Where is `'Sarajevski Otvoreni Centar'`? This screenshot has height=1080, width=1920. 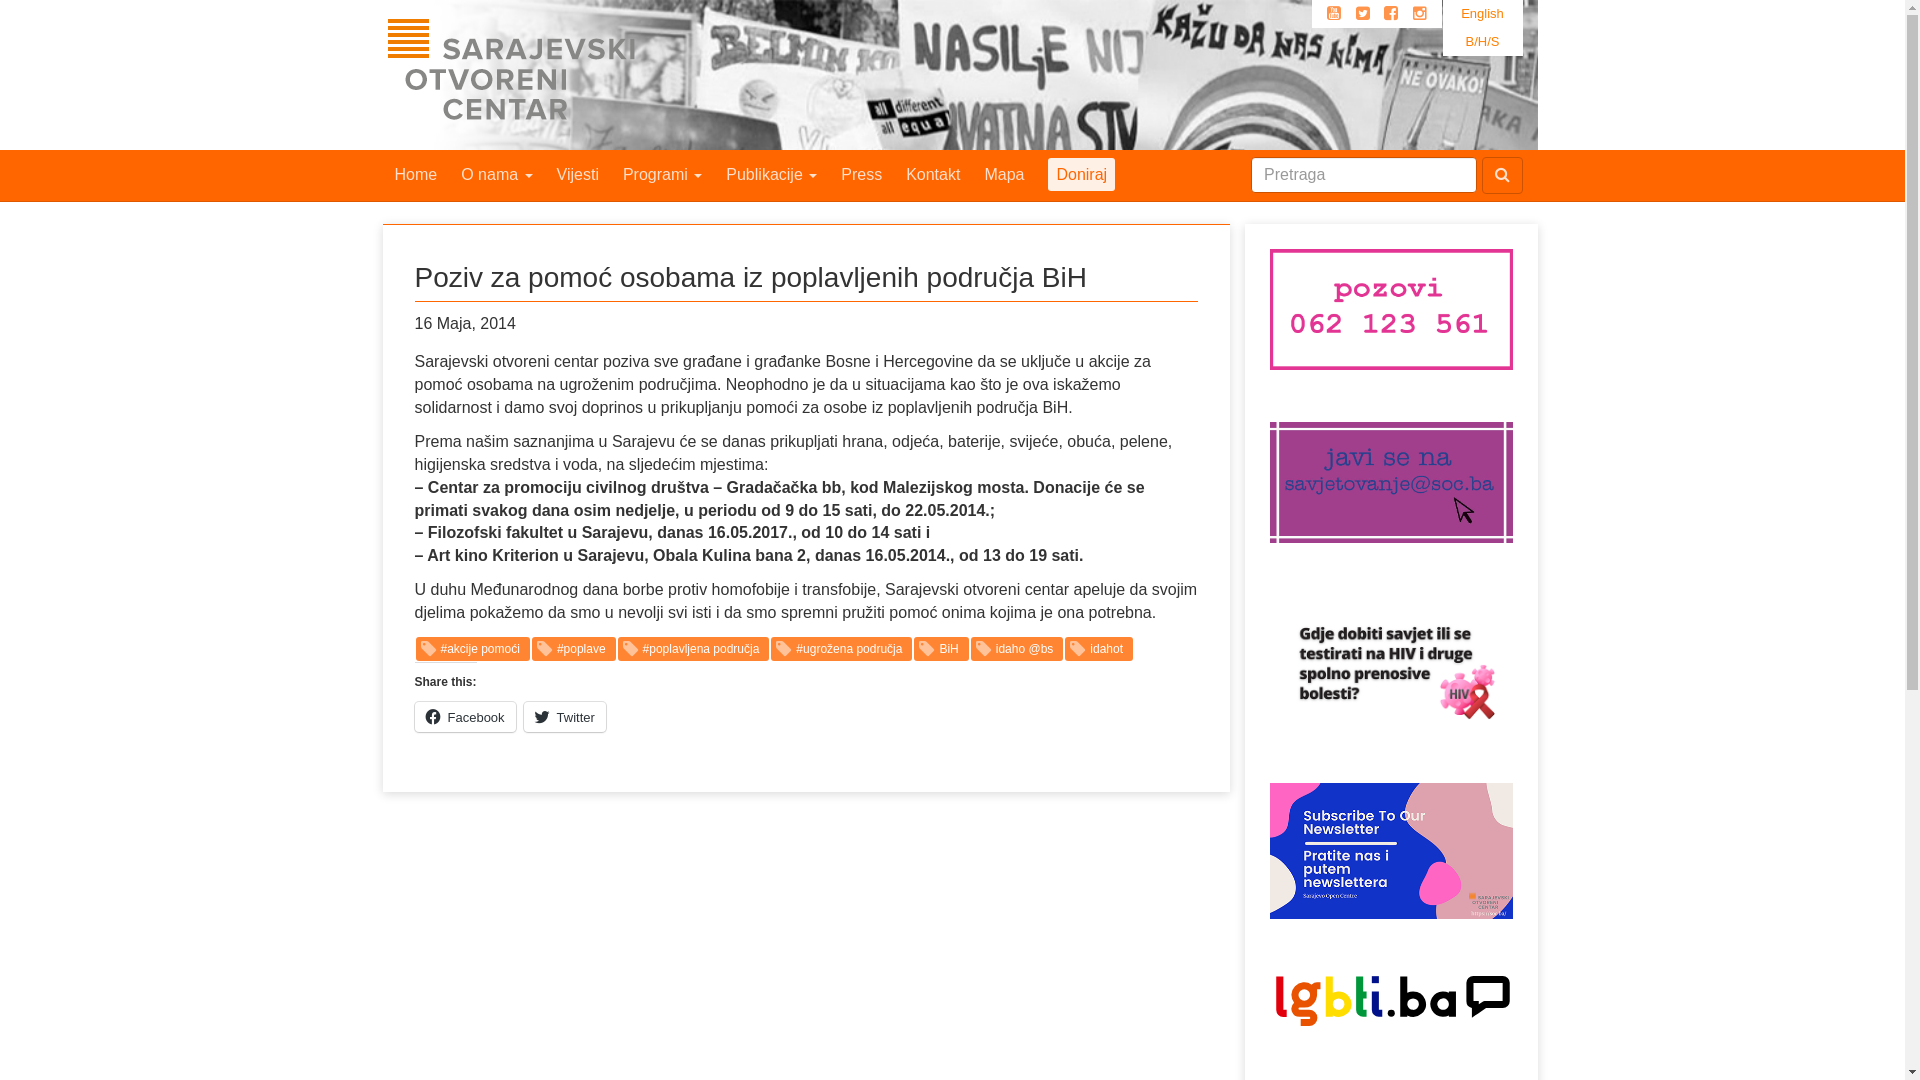 'Sarajevski Otvoreni Centar' is located at coordinates (552, 73).